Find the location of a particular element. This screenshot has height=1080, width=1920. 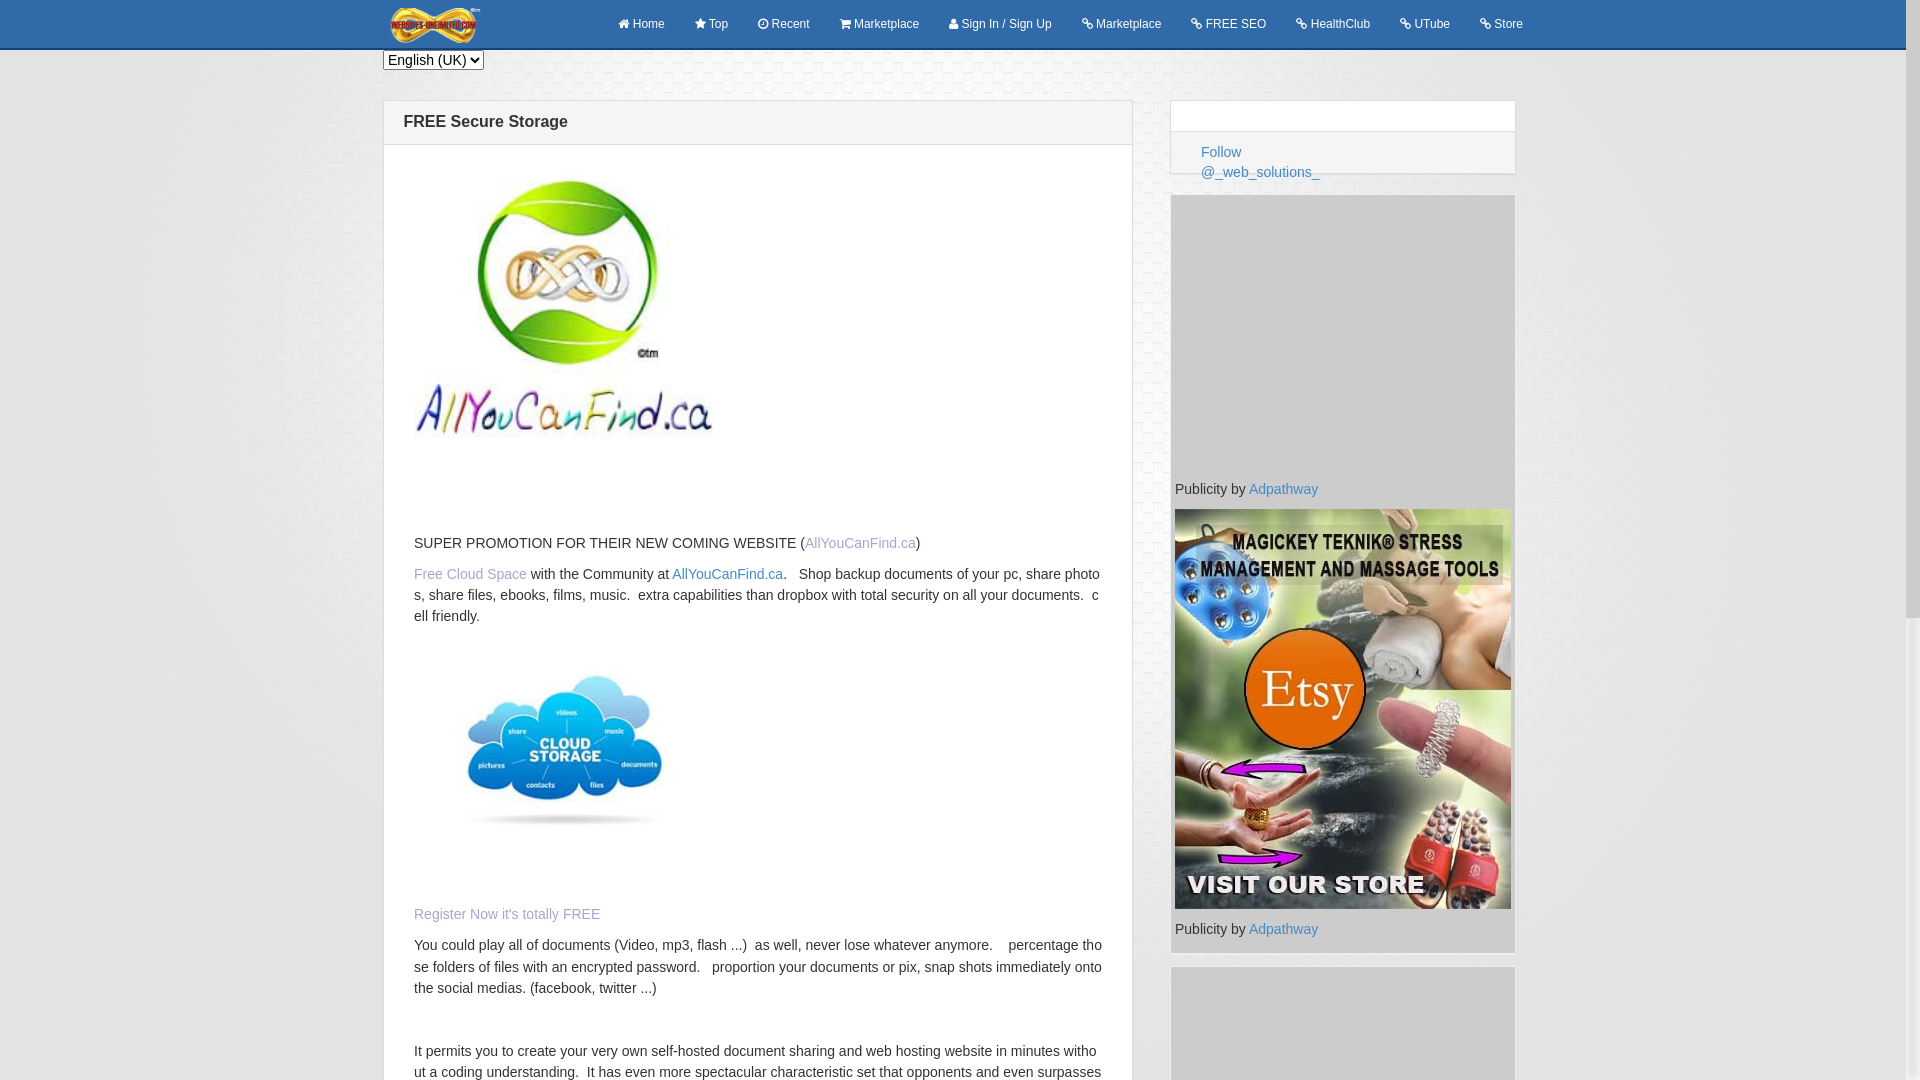

'Free Cloud Space' is located at coordinates (412, 574).